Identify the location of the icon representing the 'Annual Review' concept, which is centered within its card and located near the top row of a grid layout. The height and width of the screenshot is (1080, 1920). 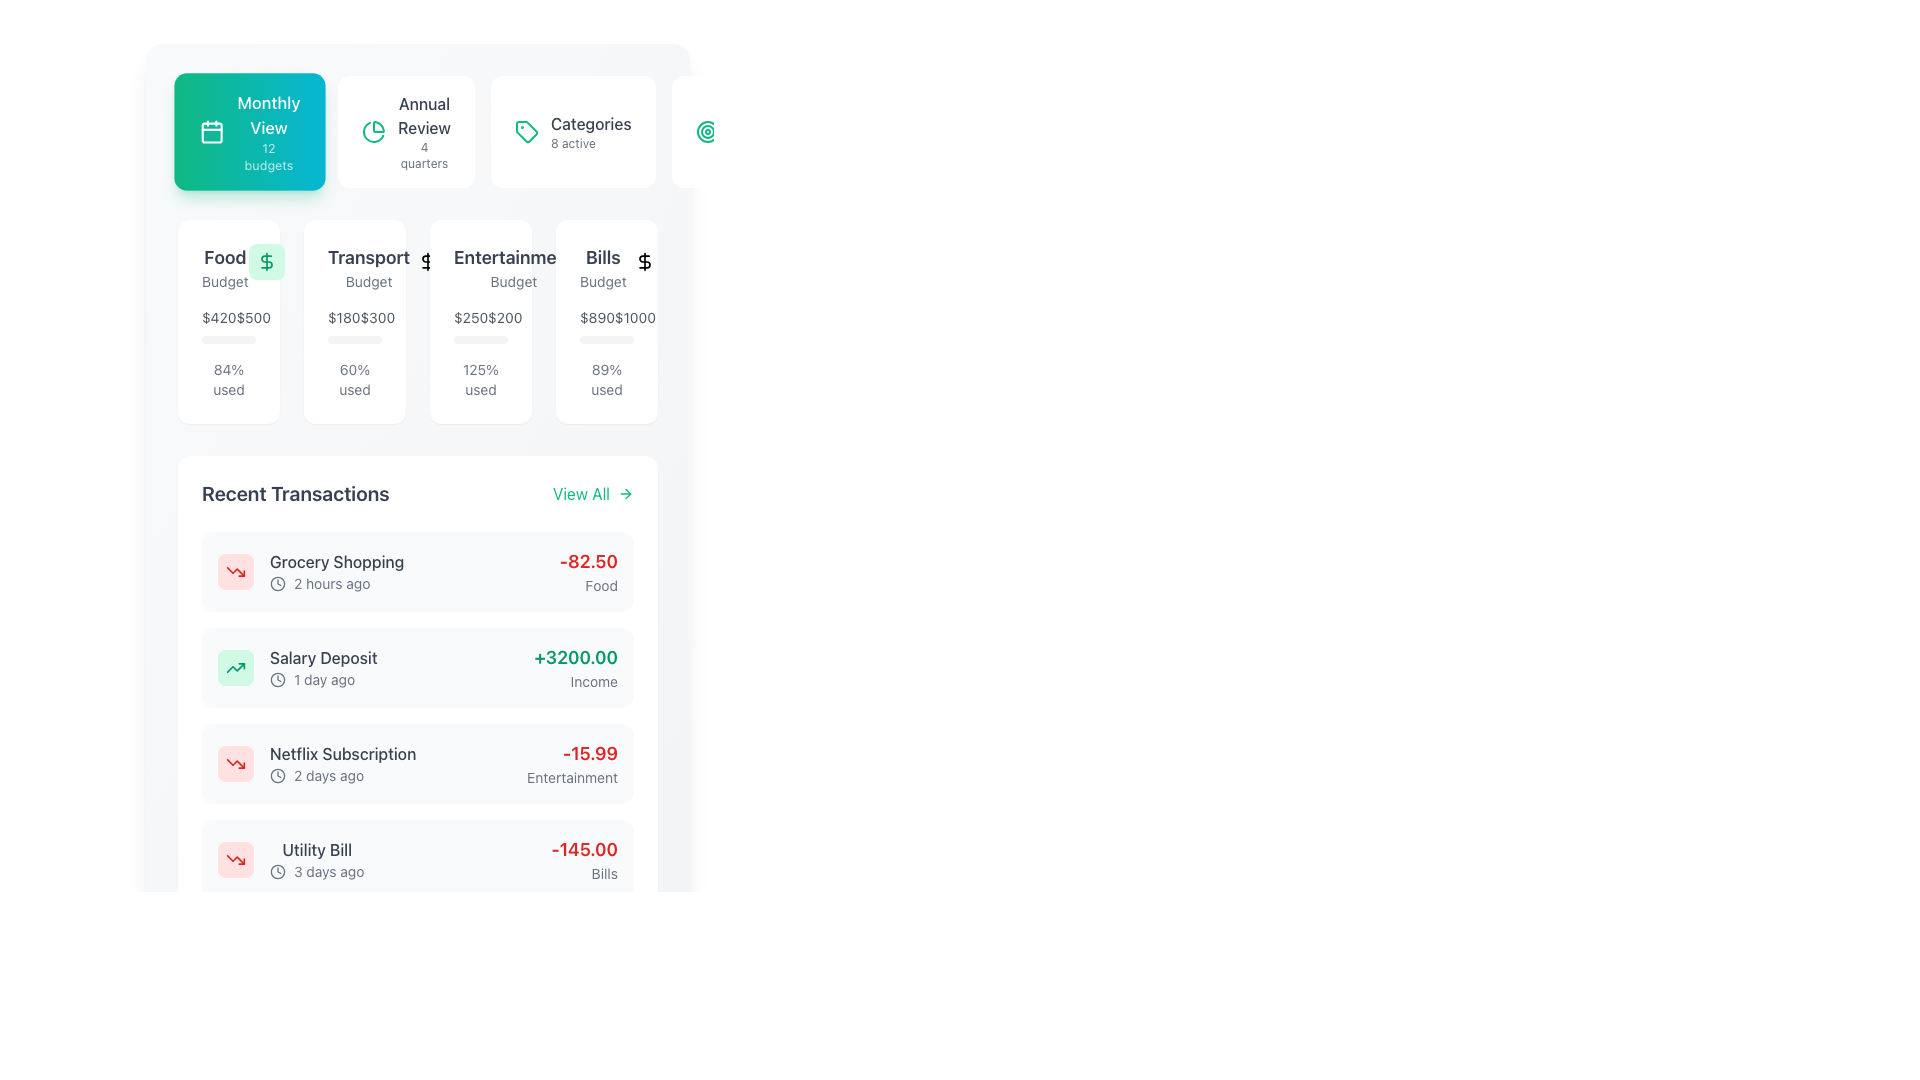
(374, 131).